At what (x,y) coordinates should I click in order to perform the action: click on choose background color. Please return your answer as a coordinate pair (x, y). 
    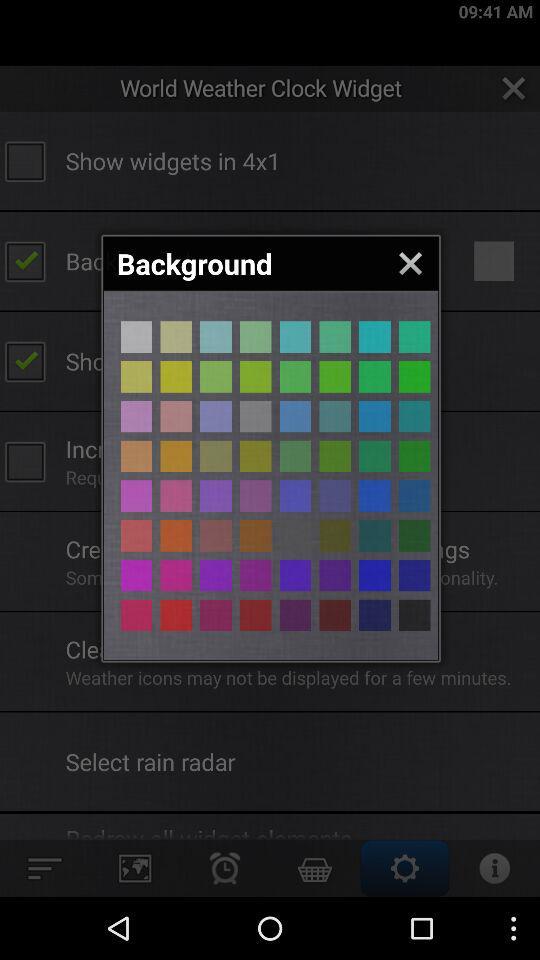
    Looking at the image, I should click on (135, 495).